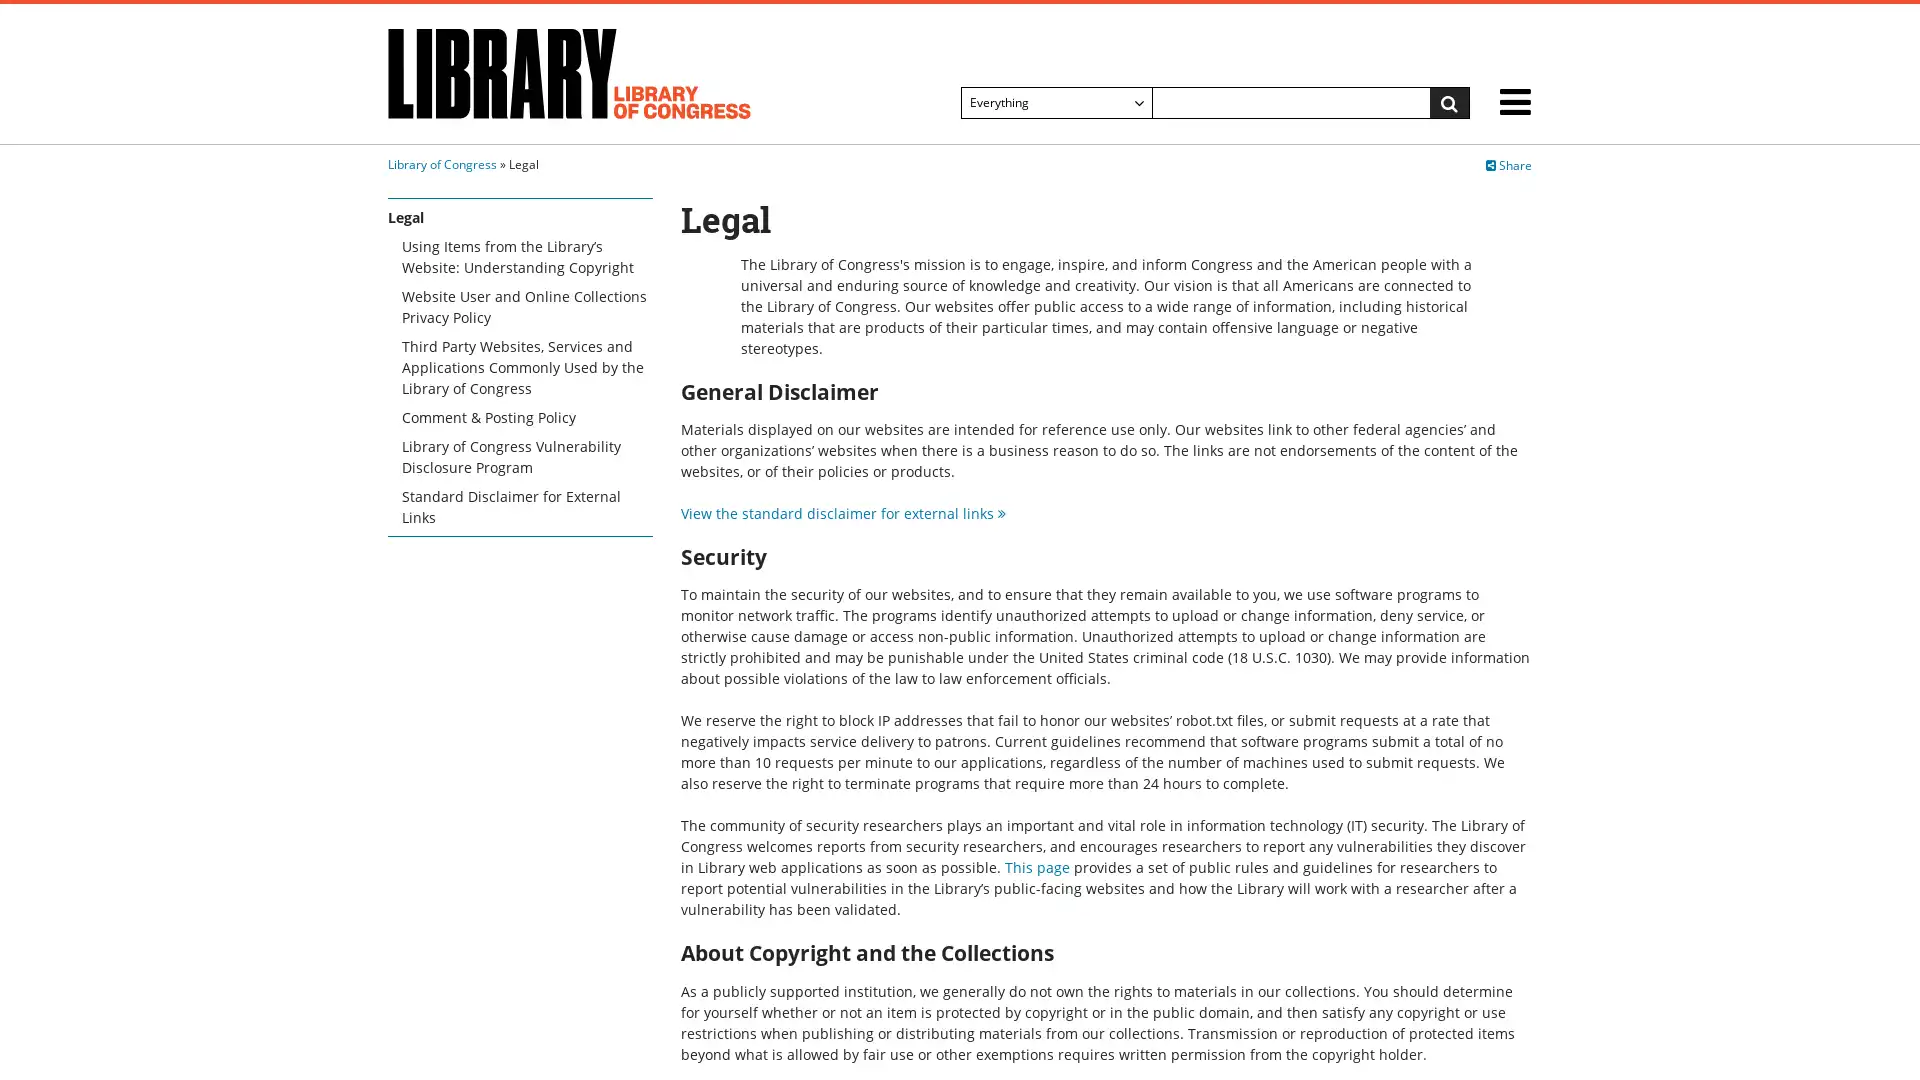  Describe the element at coordinates (1515, 105) in the screenshot. I see `menu` at that location.